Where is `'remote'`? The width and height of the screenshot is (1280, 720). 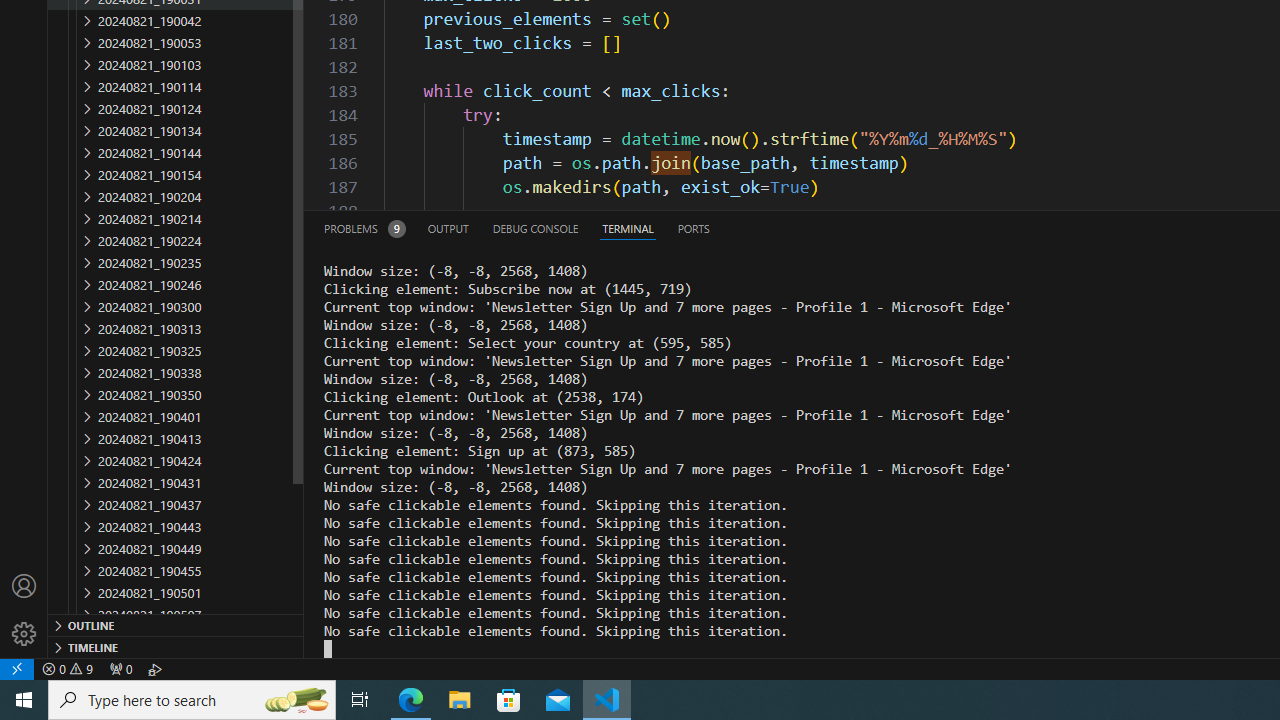 'remote' is located at coordinates (17, 668).